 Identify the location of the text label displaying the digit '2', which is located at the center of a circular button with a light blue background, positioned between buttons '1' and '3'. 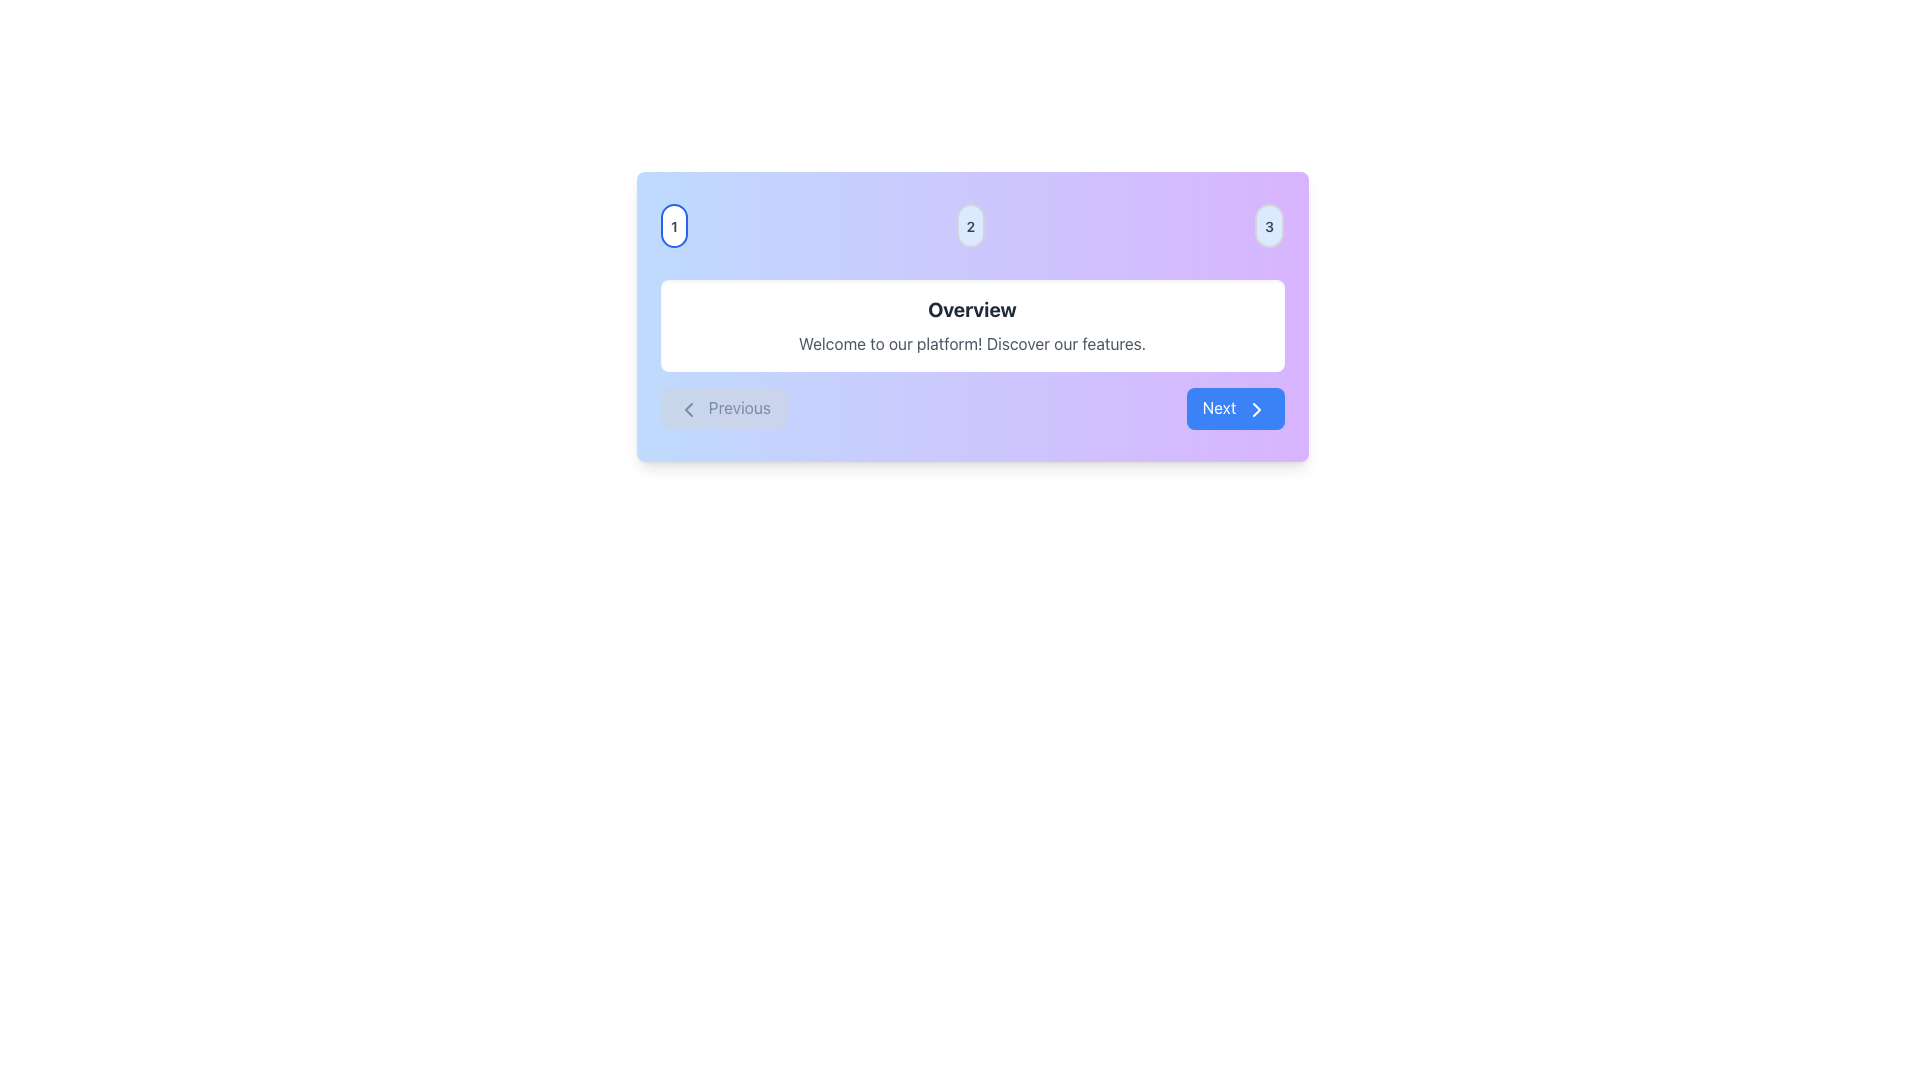
(971, 225).